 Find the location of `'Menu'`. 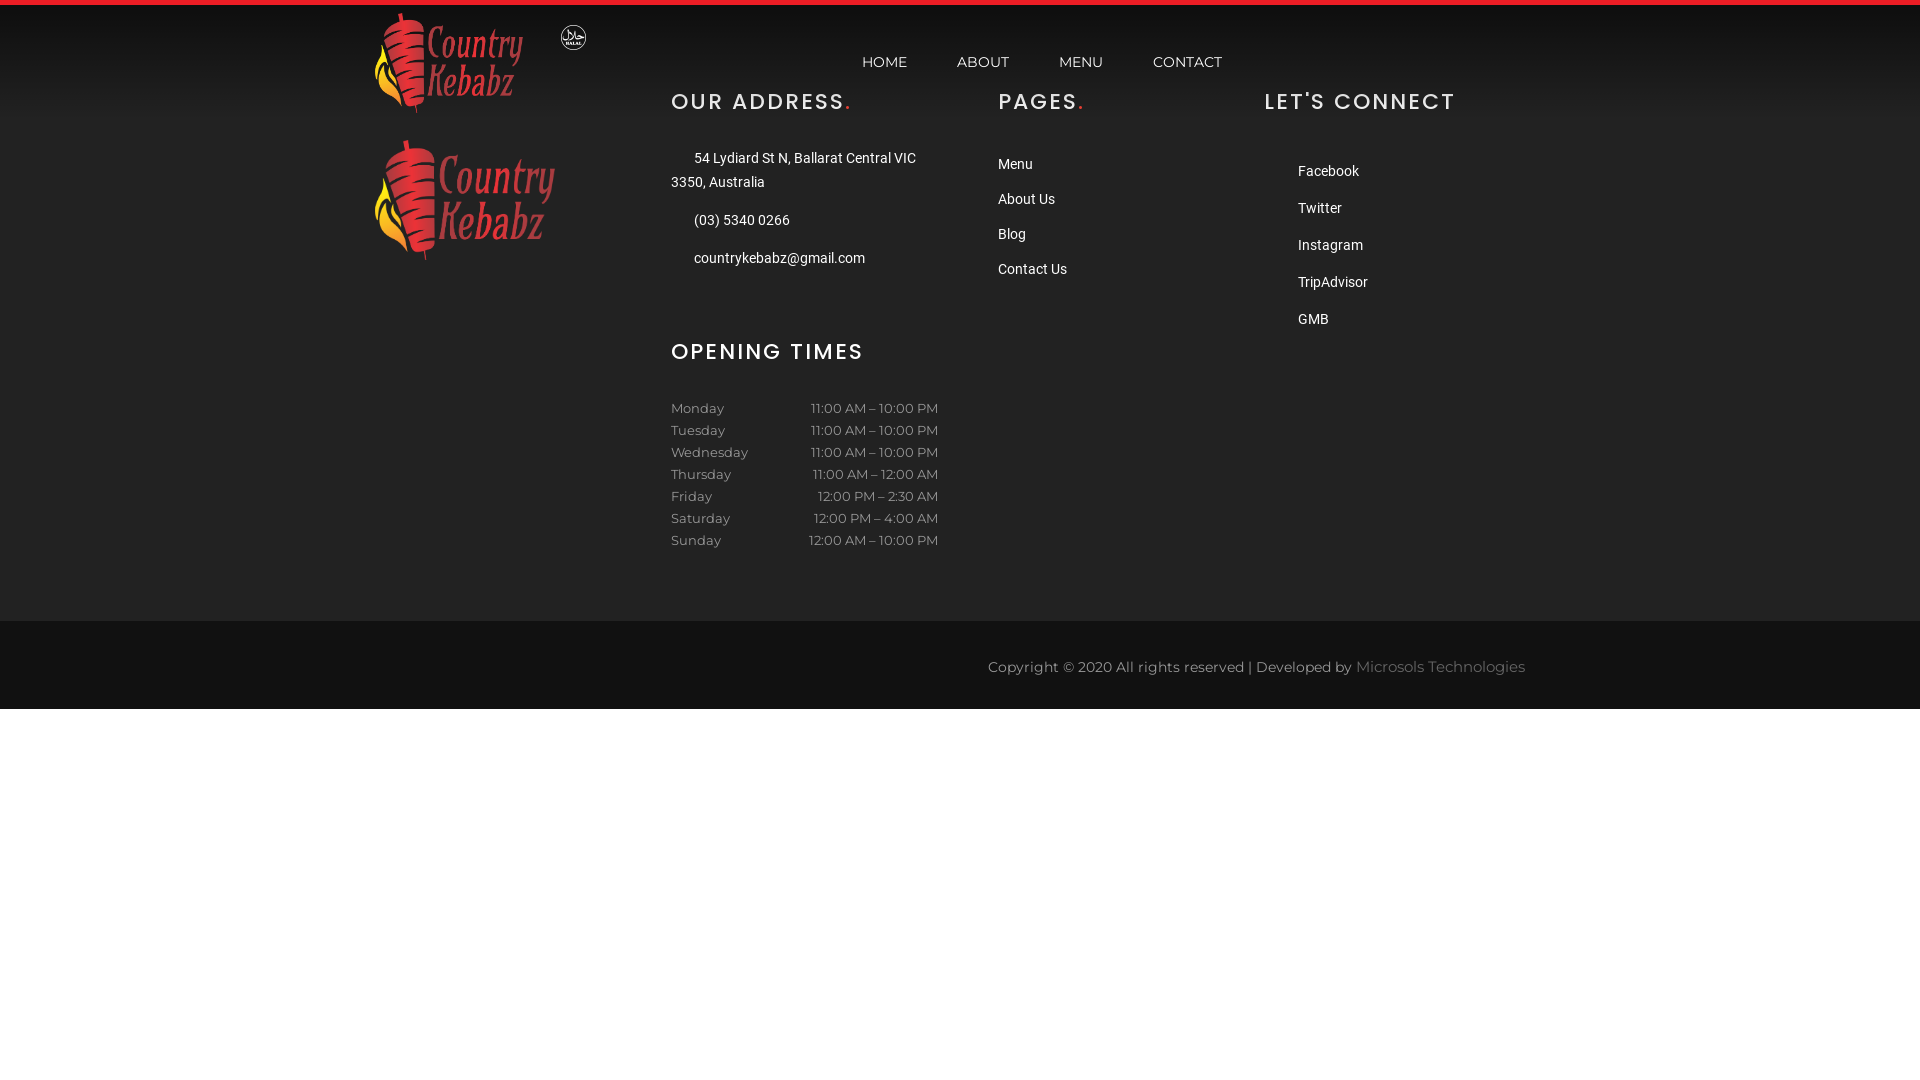

'Menu' is located at coordinates (998, 163).